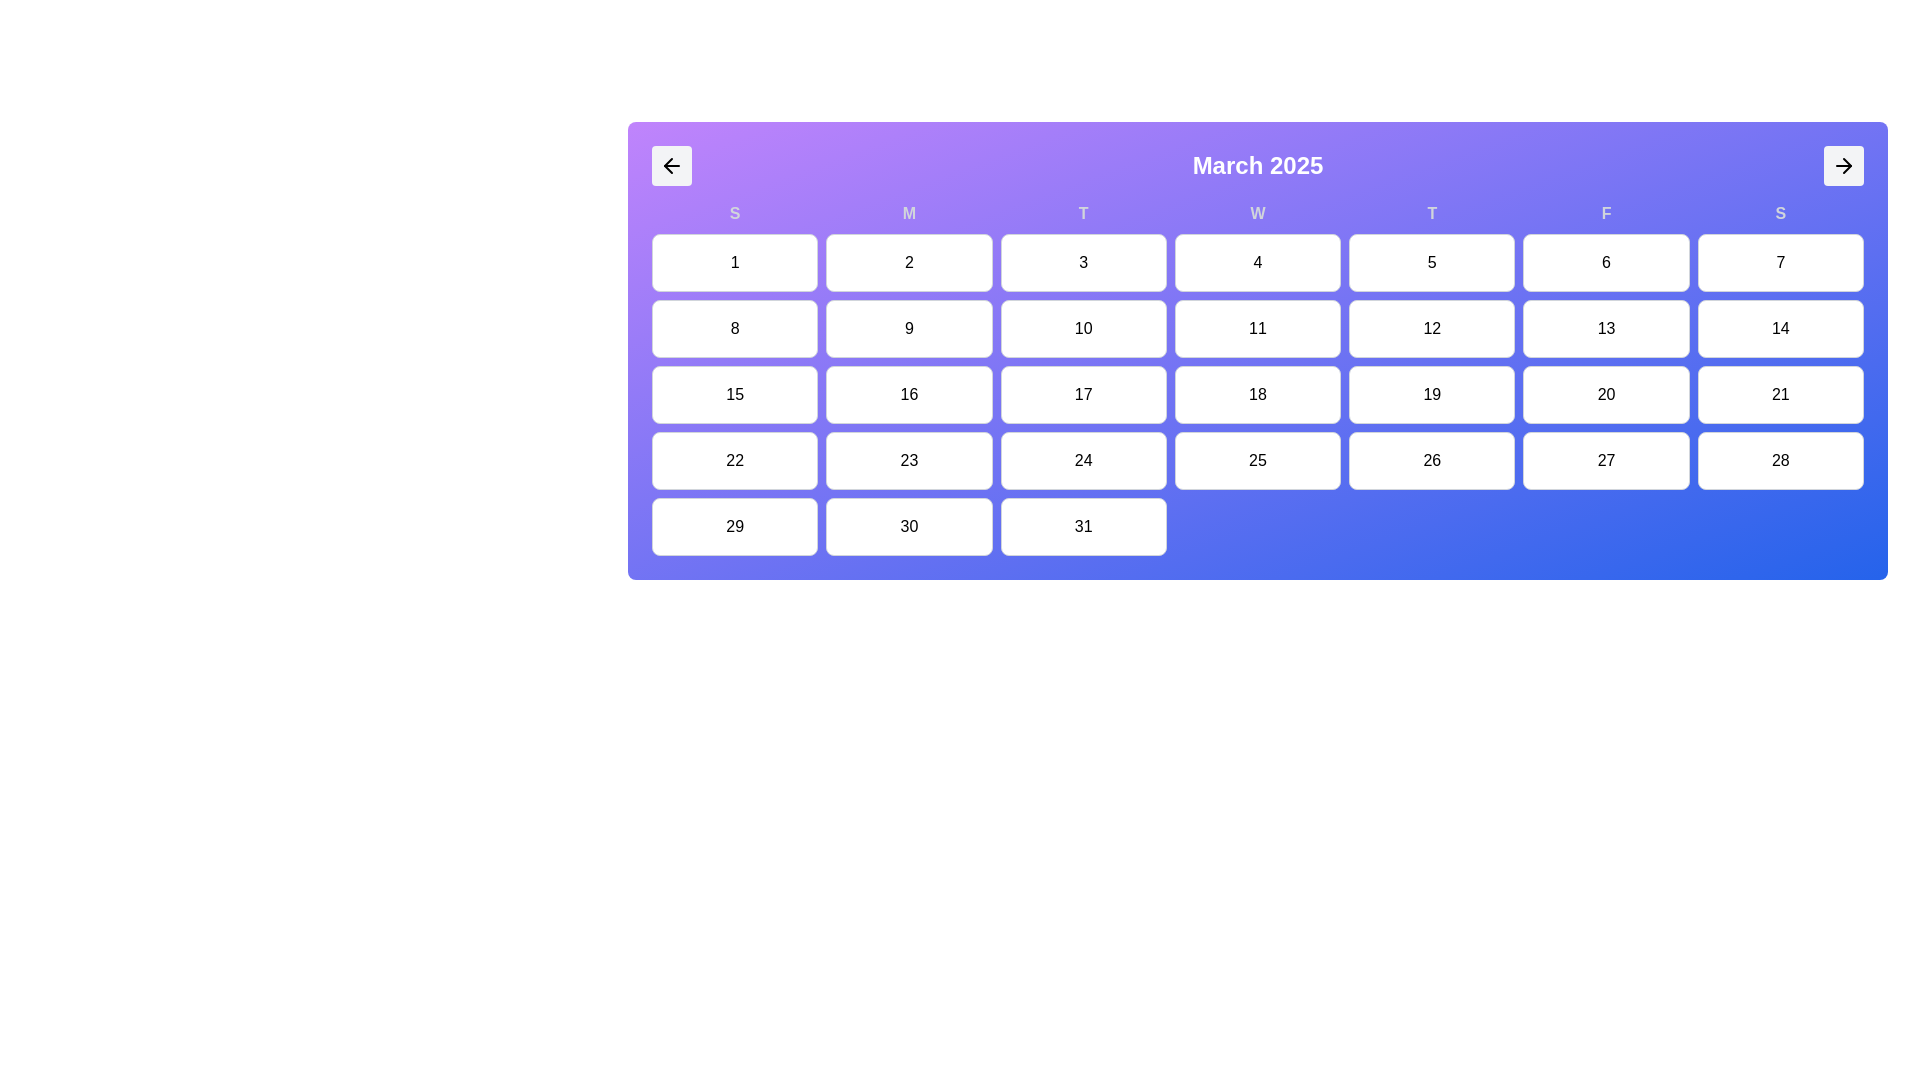 Image resolution: width=1920 pixels, height=1080 pixels. What do you see at coordinates (1846, 164) in the screenshot?
I see `the right-pointing arrowhead SVG element located near the top right corner of the calendar component` at bounding box center [1846, 164].